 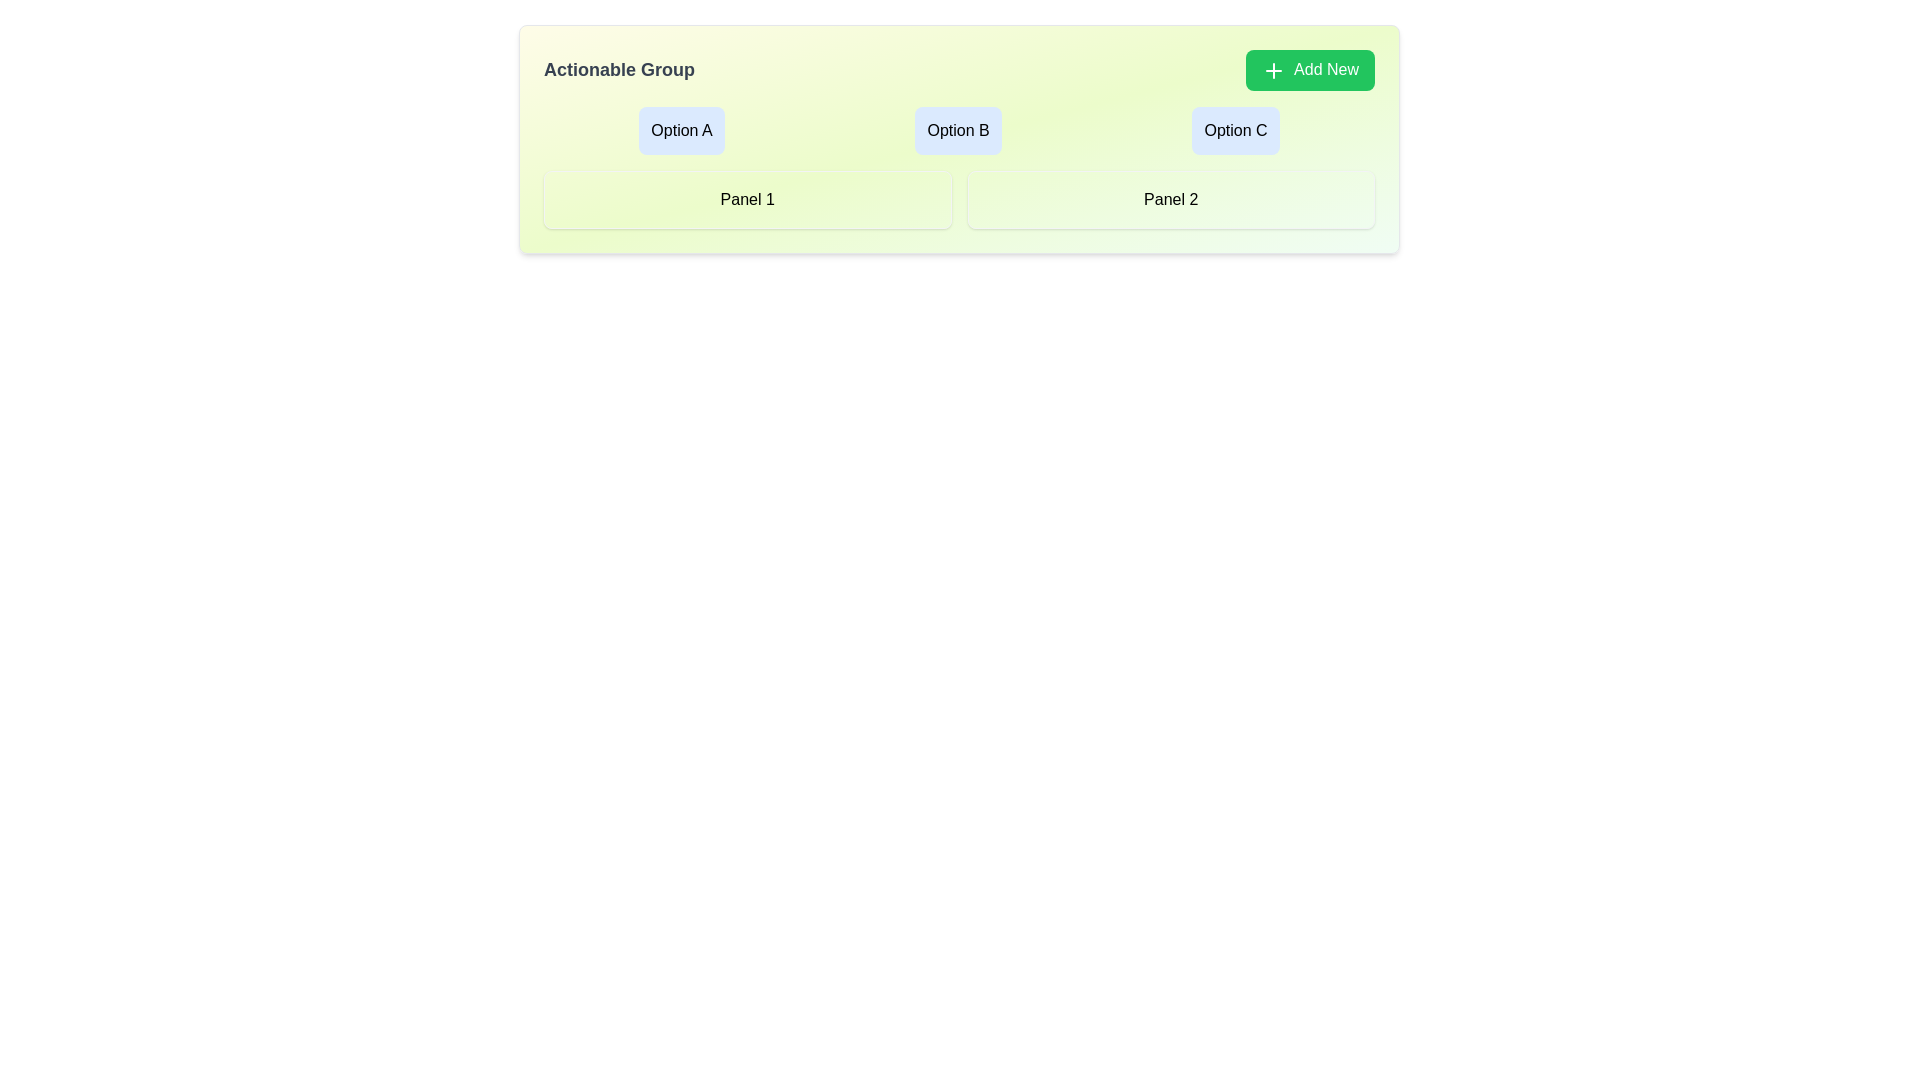 What do you see at coordinates (746, 199) in the screenshot?
I see `the static panel labeled 'Panel 1' with a light green background and rounded corners, located in the left half of the grid layout` at bounding box center [746, 199].